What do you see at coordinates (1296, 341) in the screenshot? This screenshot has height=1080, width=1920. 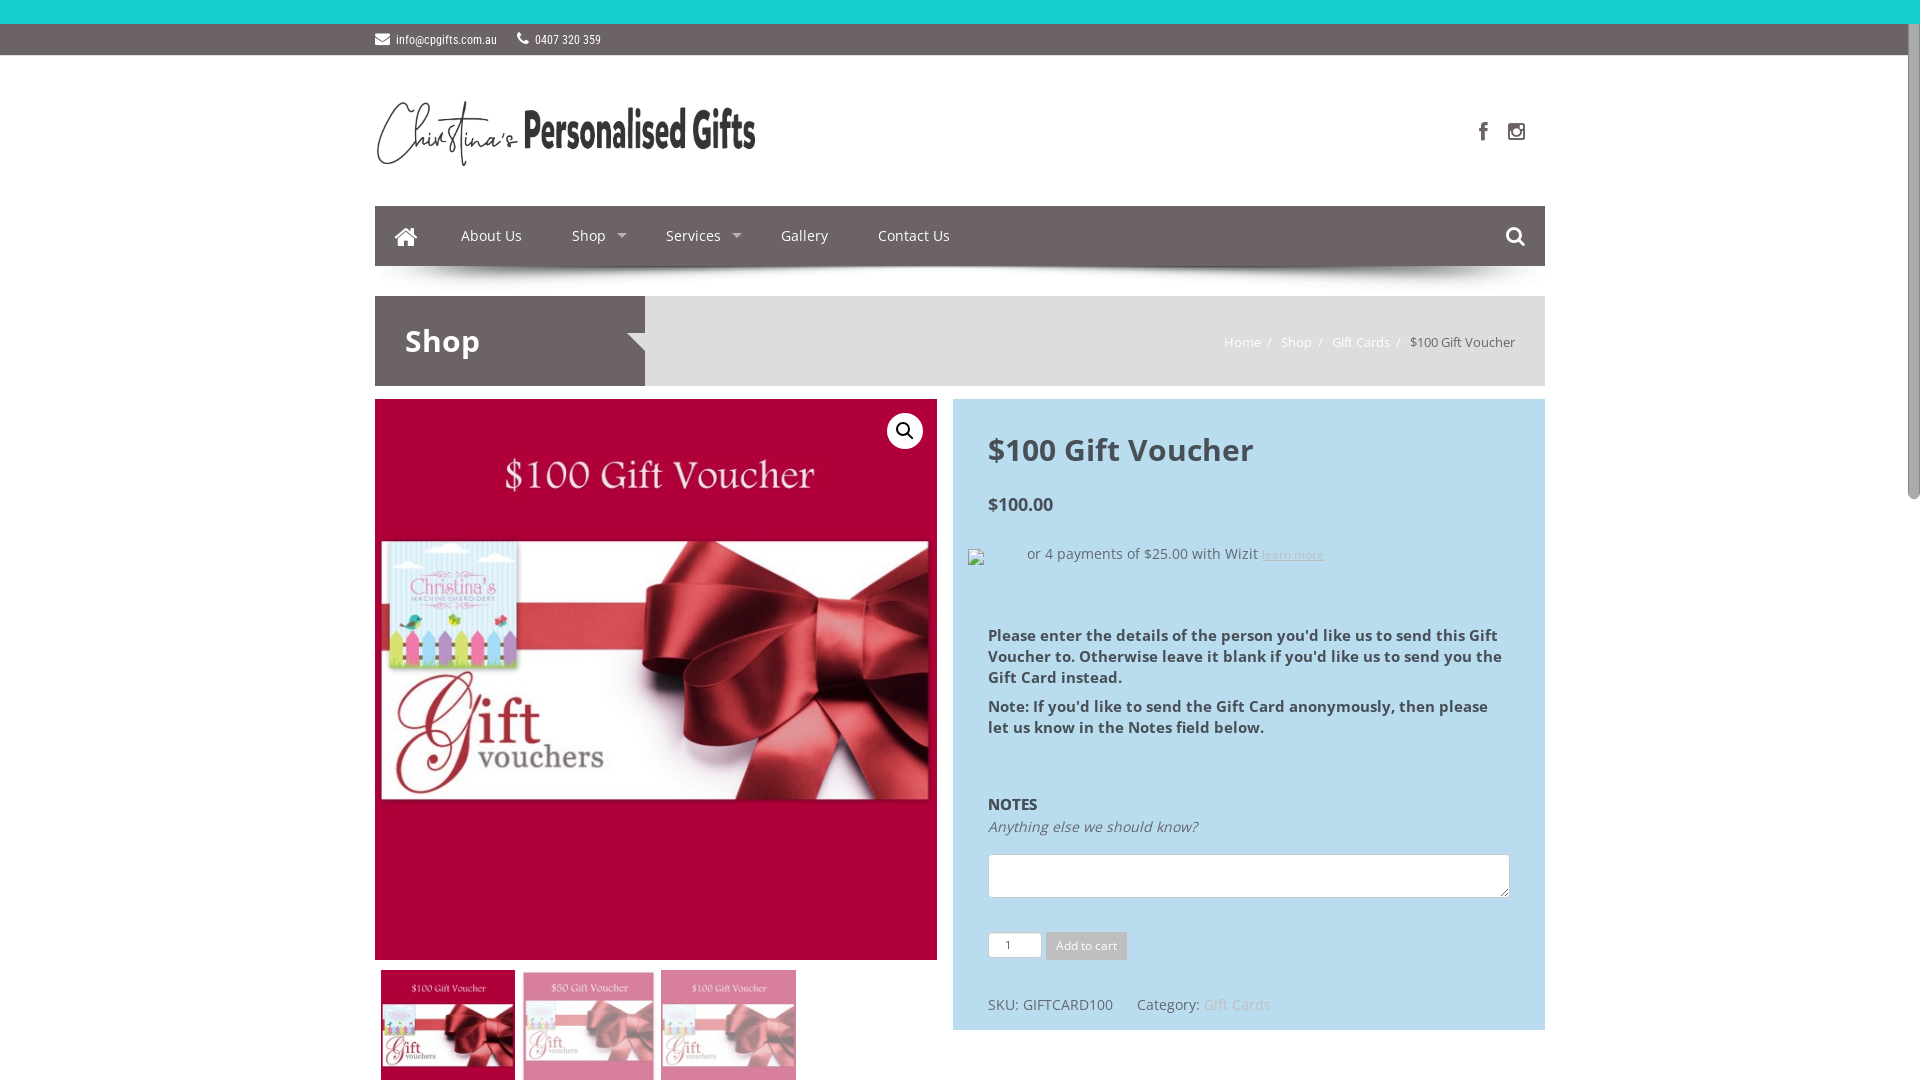 I see `'Shop'` at bounding box center [1296, 341].